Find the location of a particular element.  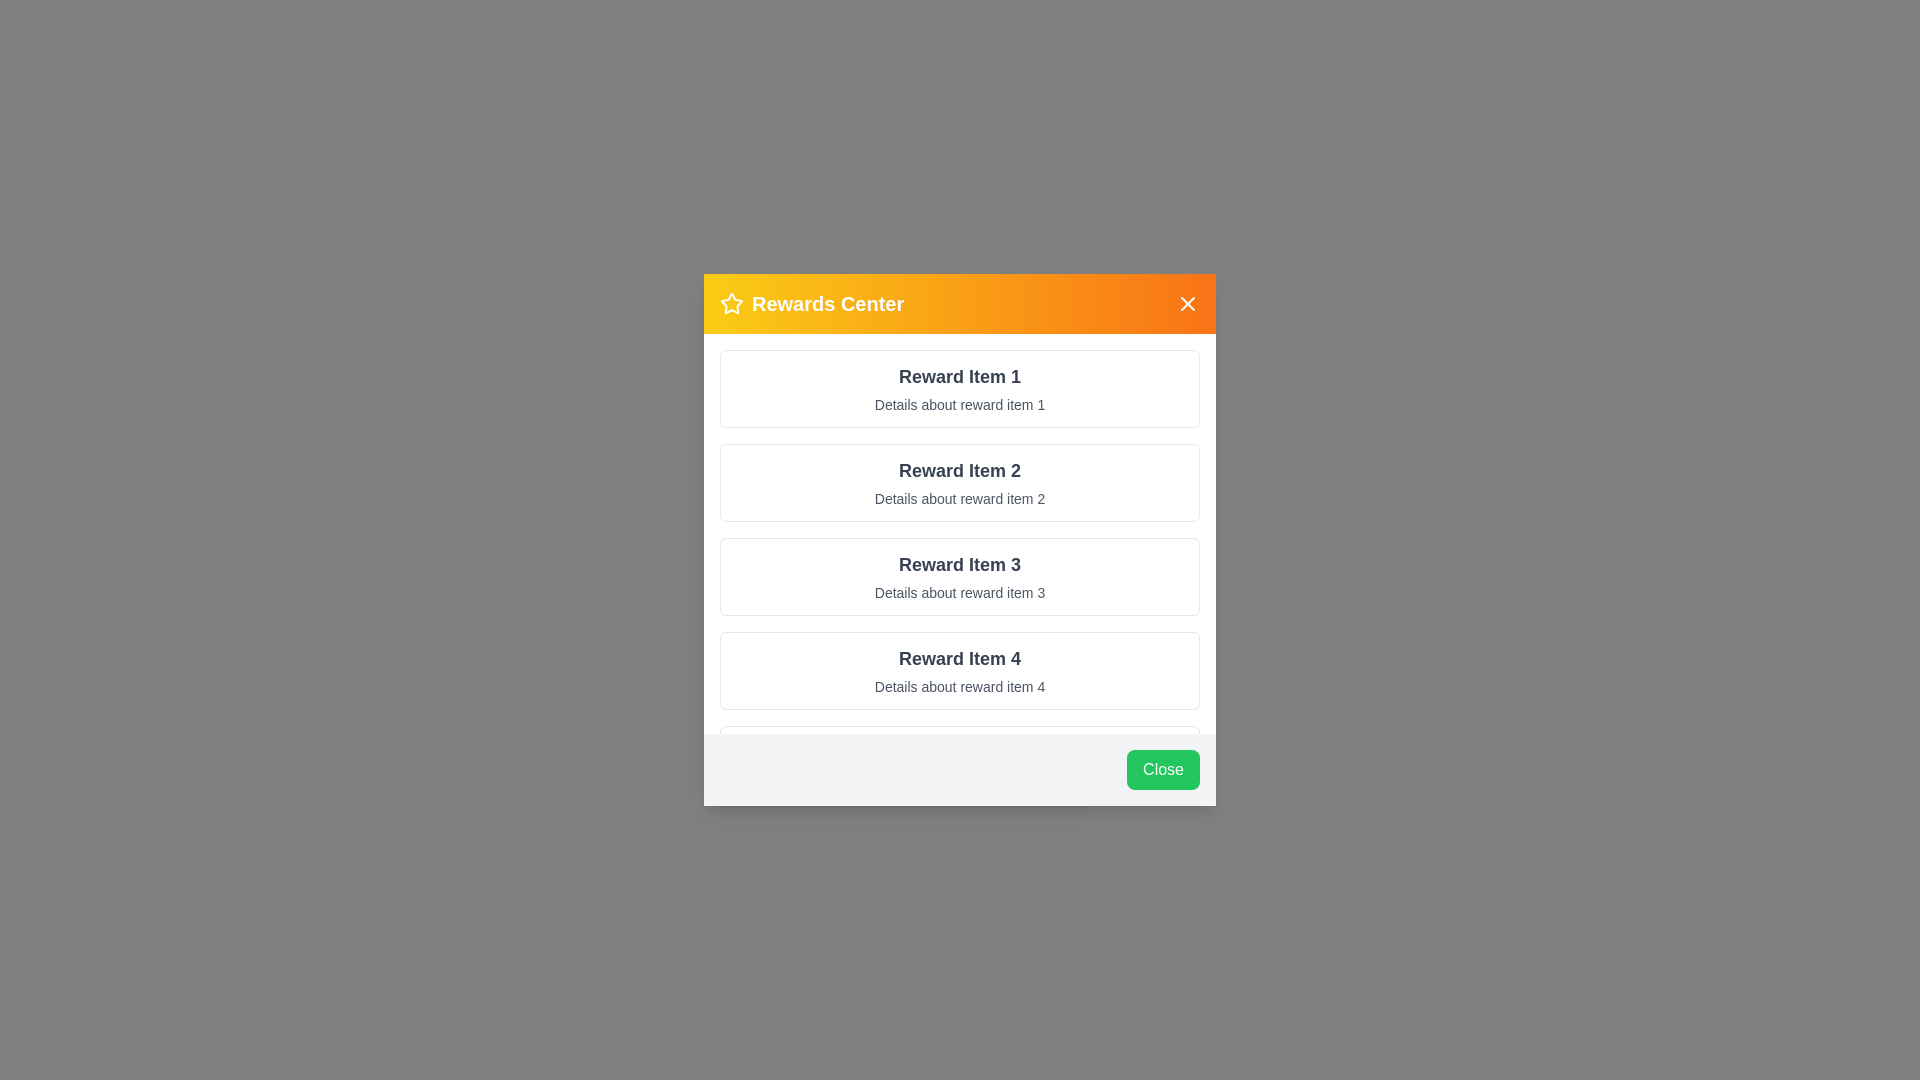

close button in the header of the RewardsDialog is located at coordinates (1188, 304).